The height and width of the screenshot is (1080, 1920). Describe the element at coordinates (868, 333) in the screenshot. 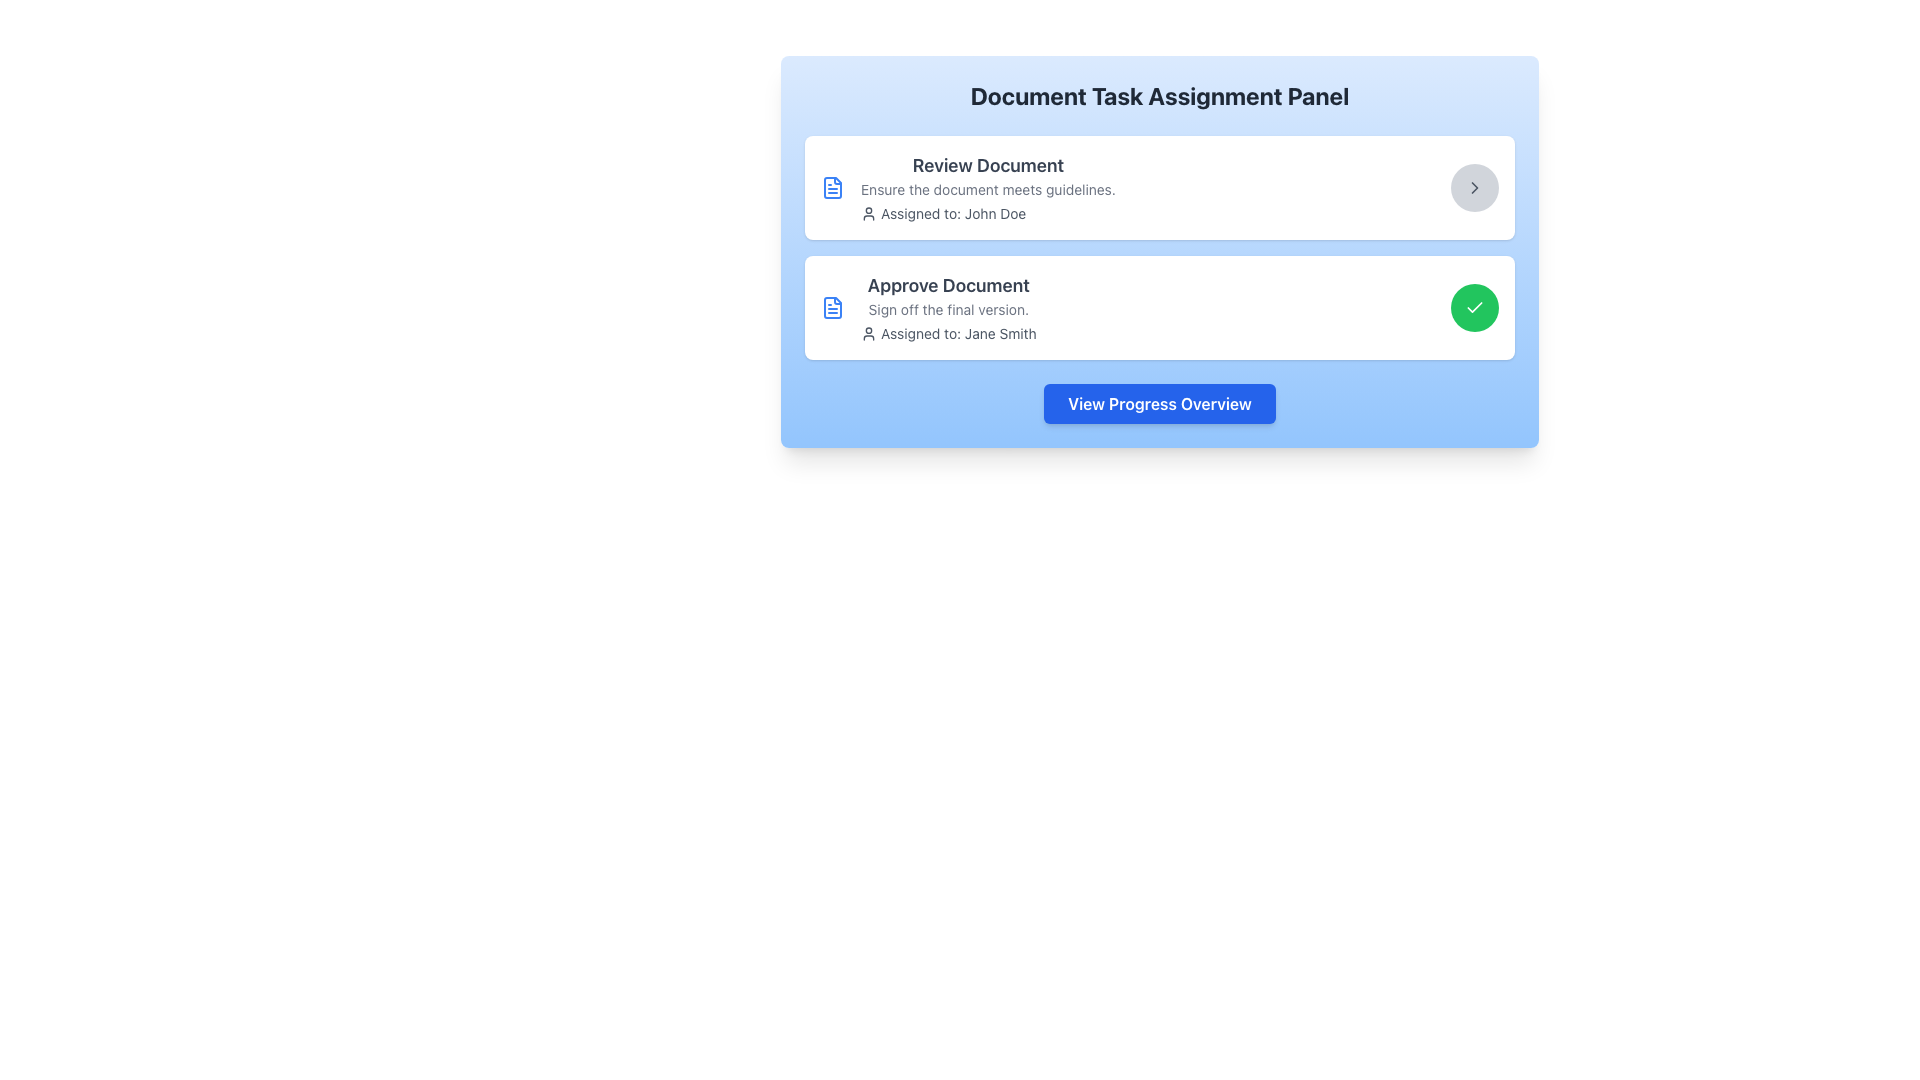

I see `the user identifier icon for Jane Smith, which is positioned next to the text 'Assigned to: Jane Smith'` at that location.